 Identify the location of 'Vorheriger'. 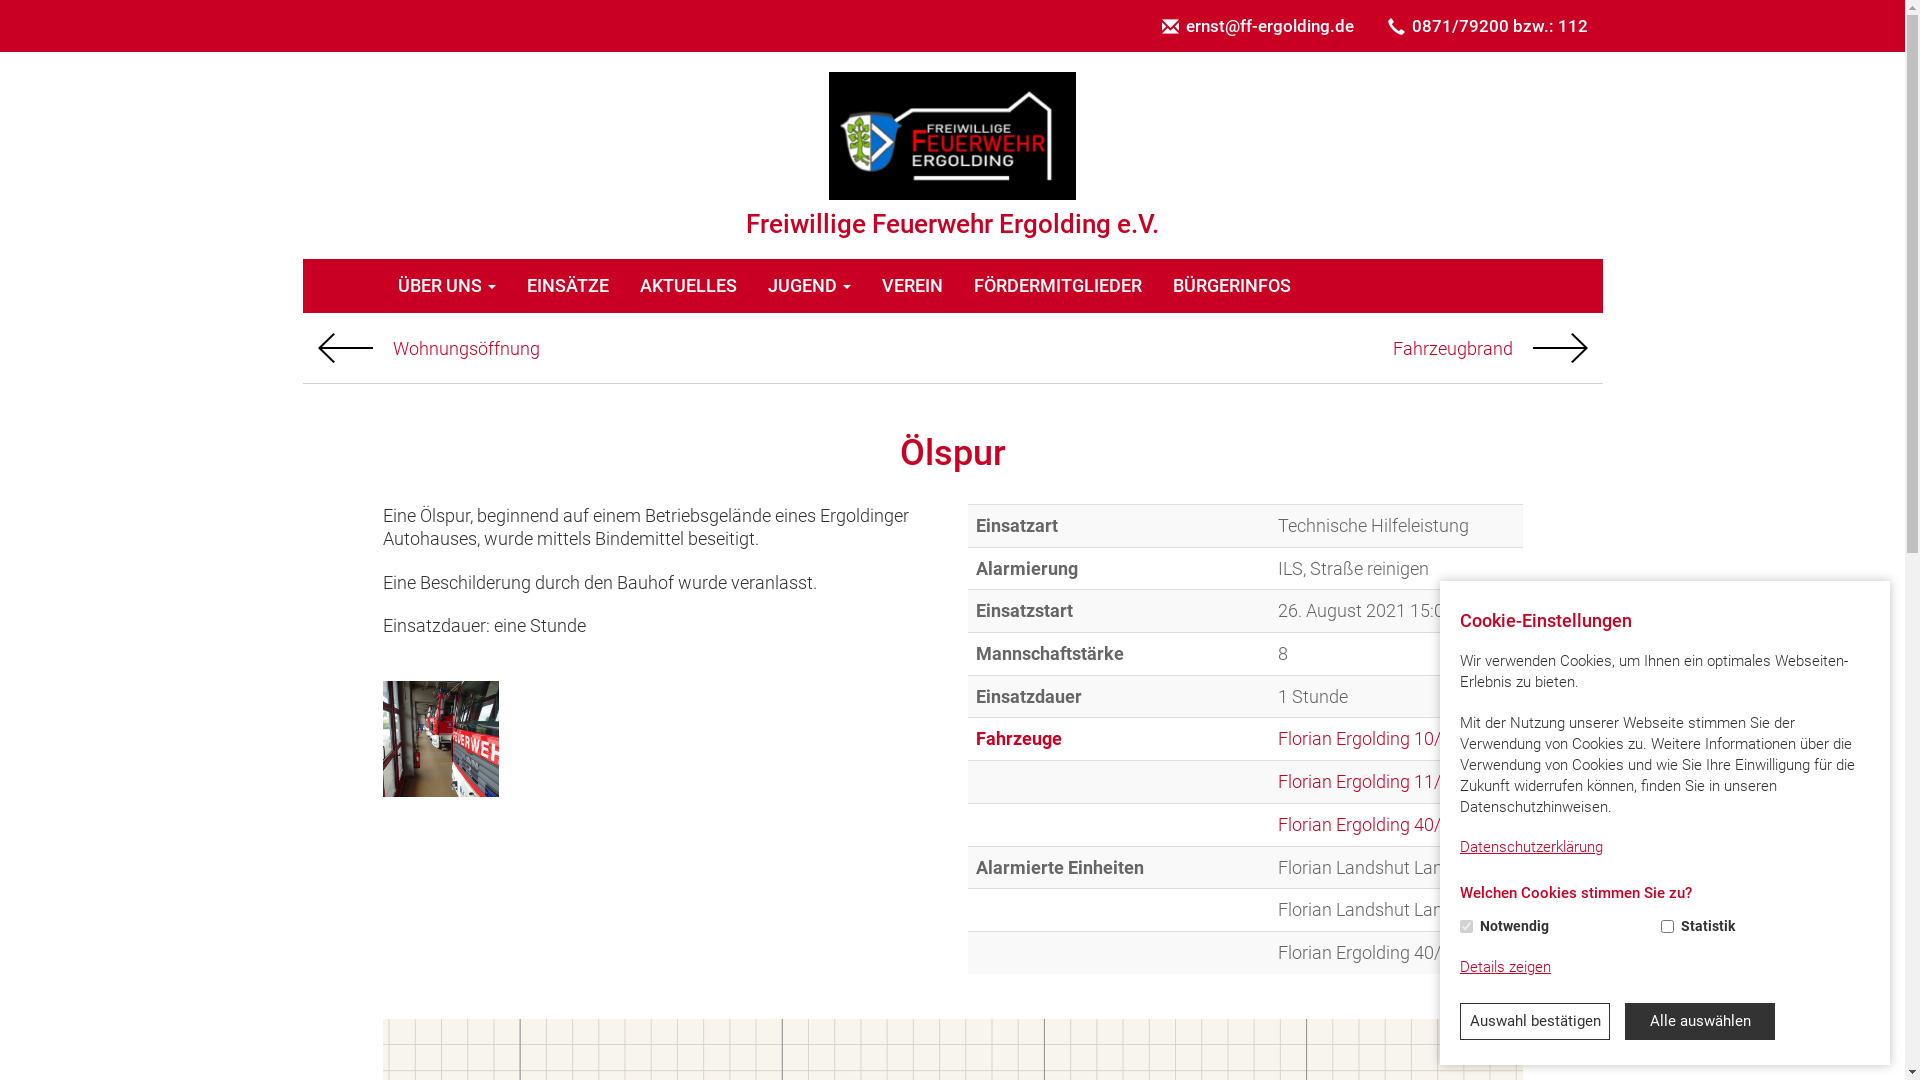
(316, 347).